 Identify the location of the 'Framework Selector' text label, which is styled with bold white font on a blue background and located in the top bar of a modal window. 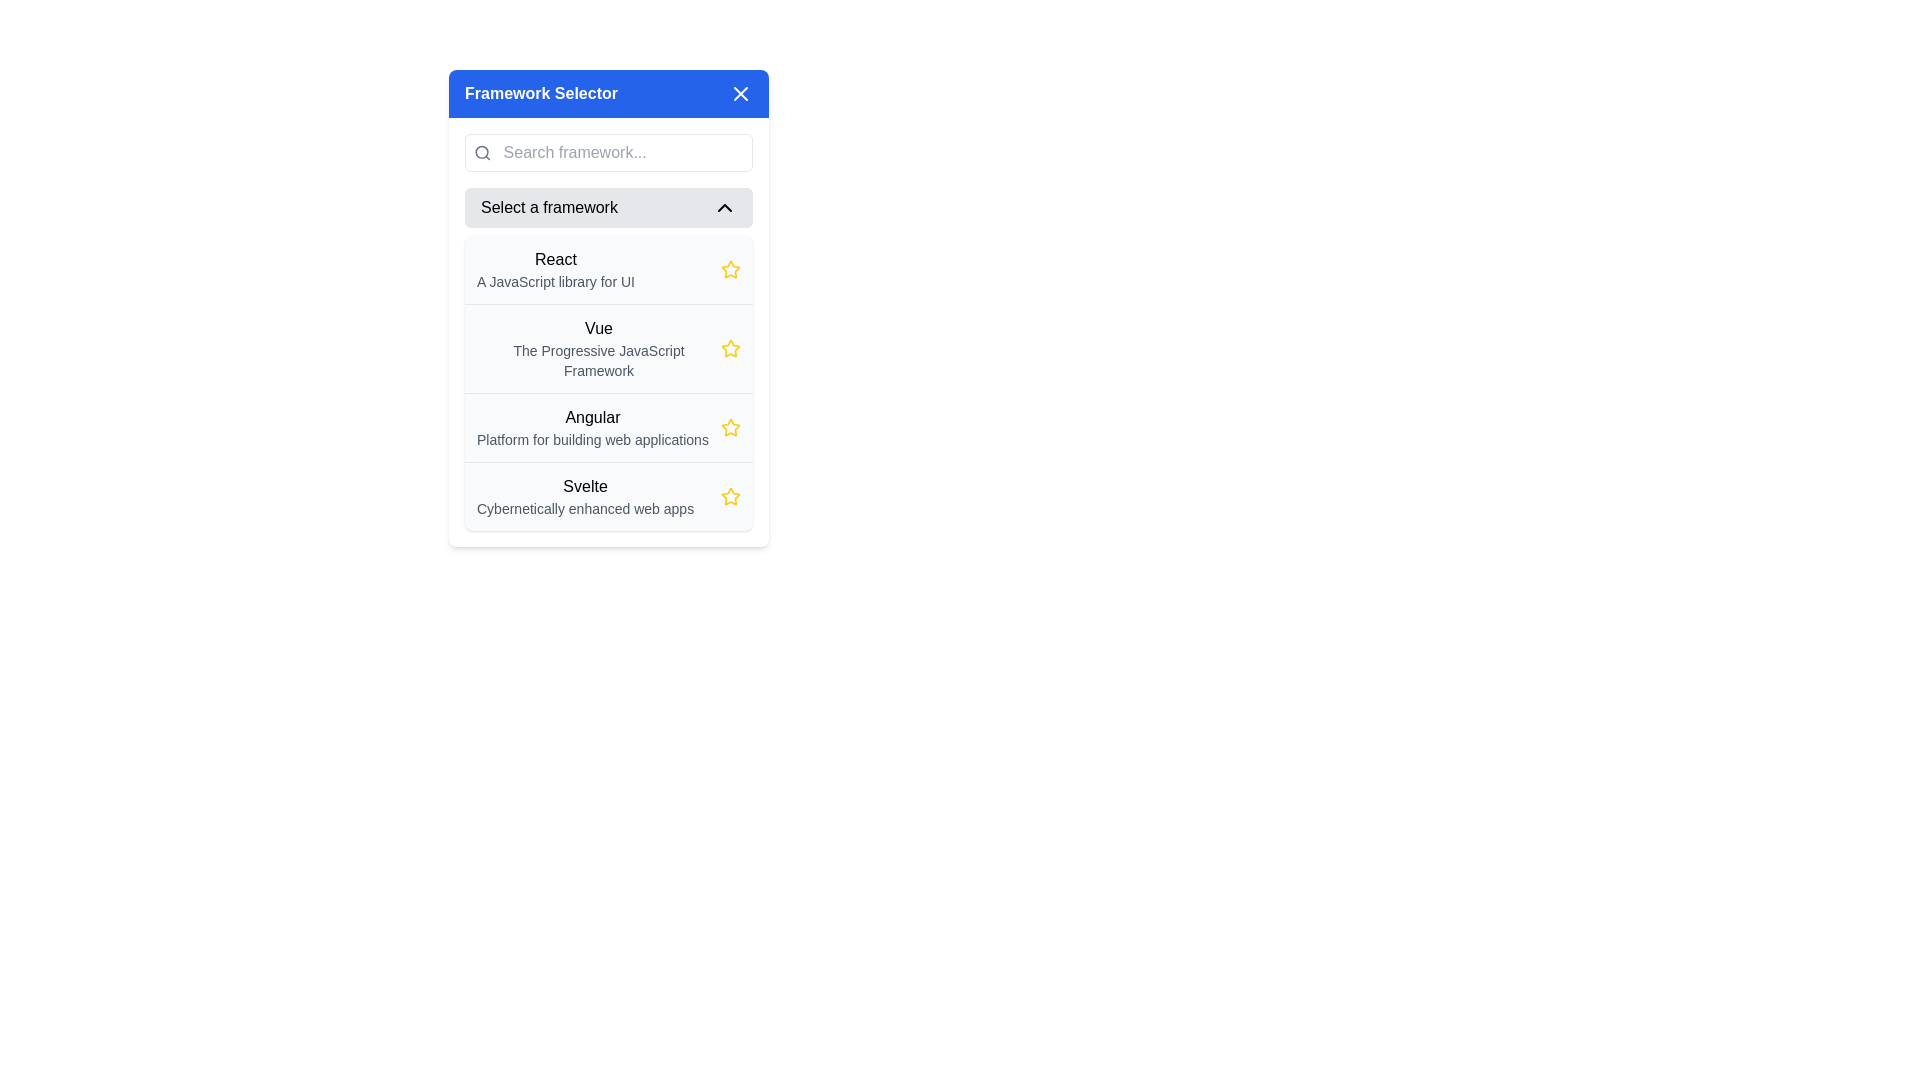
(541, 93).